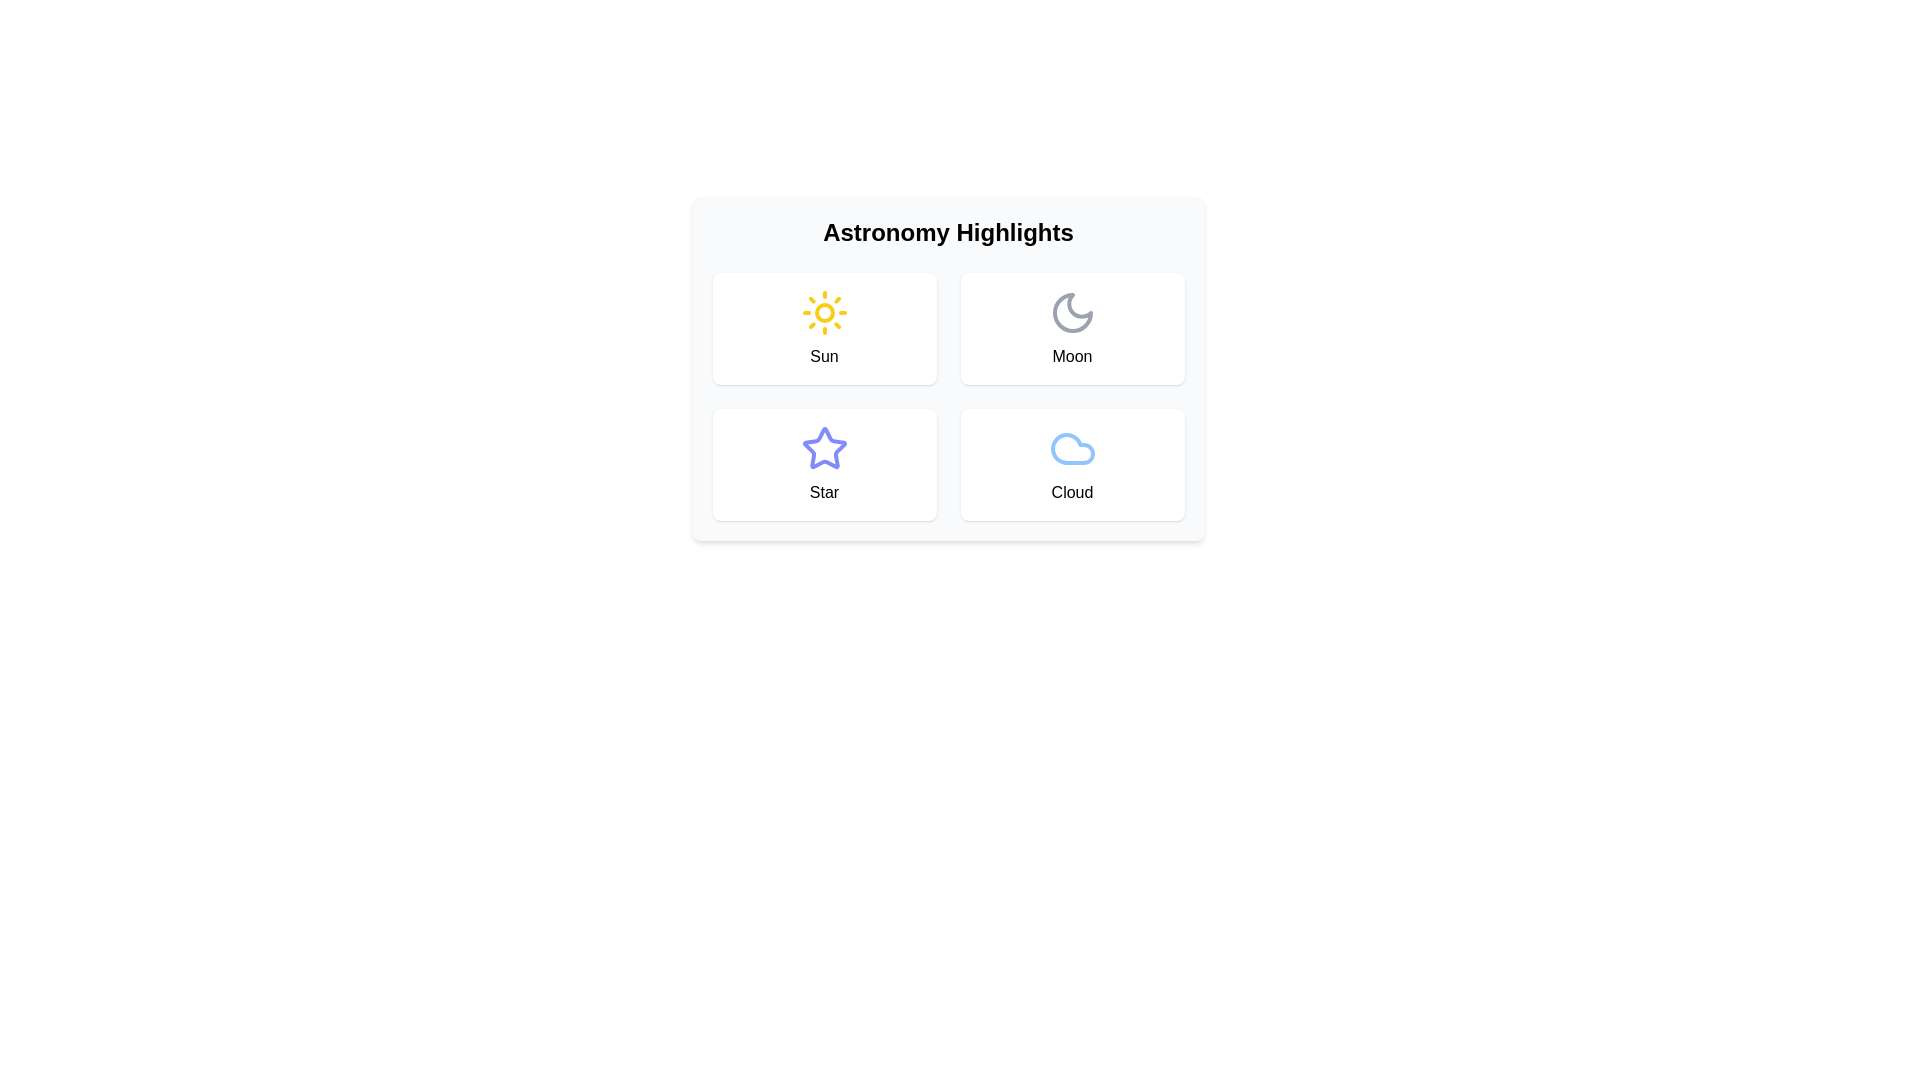 Image resolution: width=1920 pixels, height=1080 pixels. Describe the element at coordinates (1071, 312) in the screenshot. I see `the gray outline crescent moon icon in the 'Astronomy Highlights' section` at that location.